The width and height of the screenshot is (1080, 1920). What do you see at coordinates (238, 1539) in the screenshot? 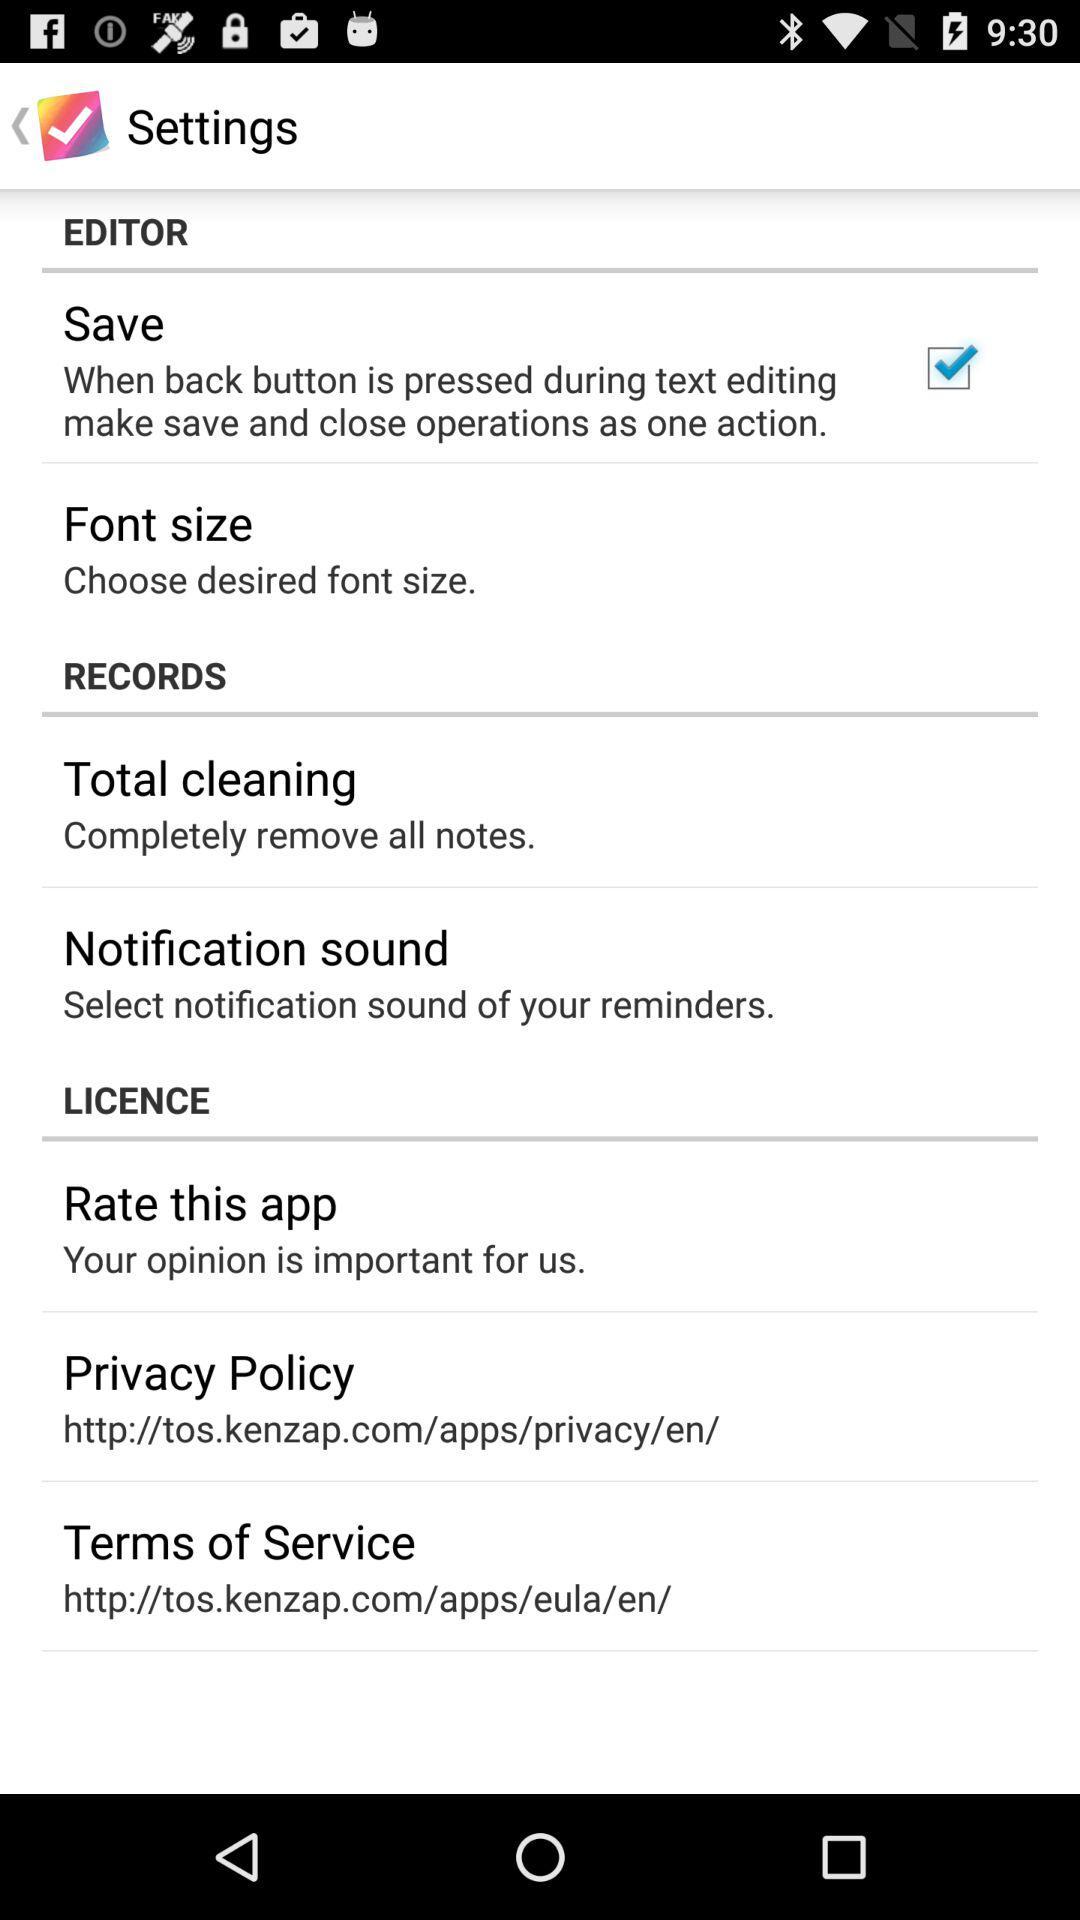
I see `terms of service app` at bounding box center [238, 1539].